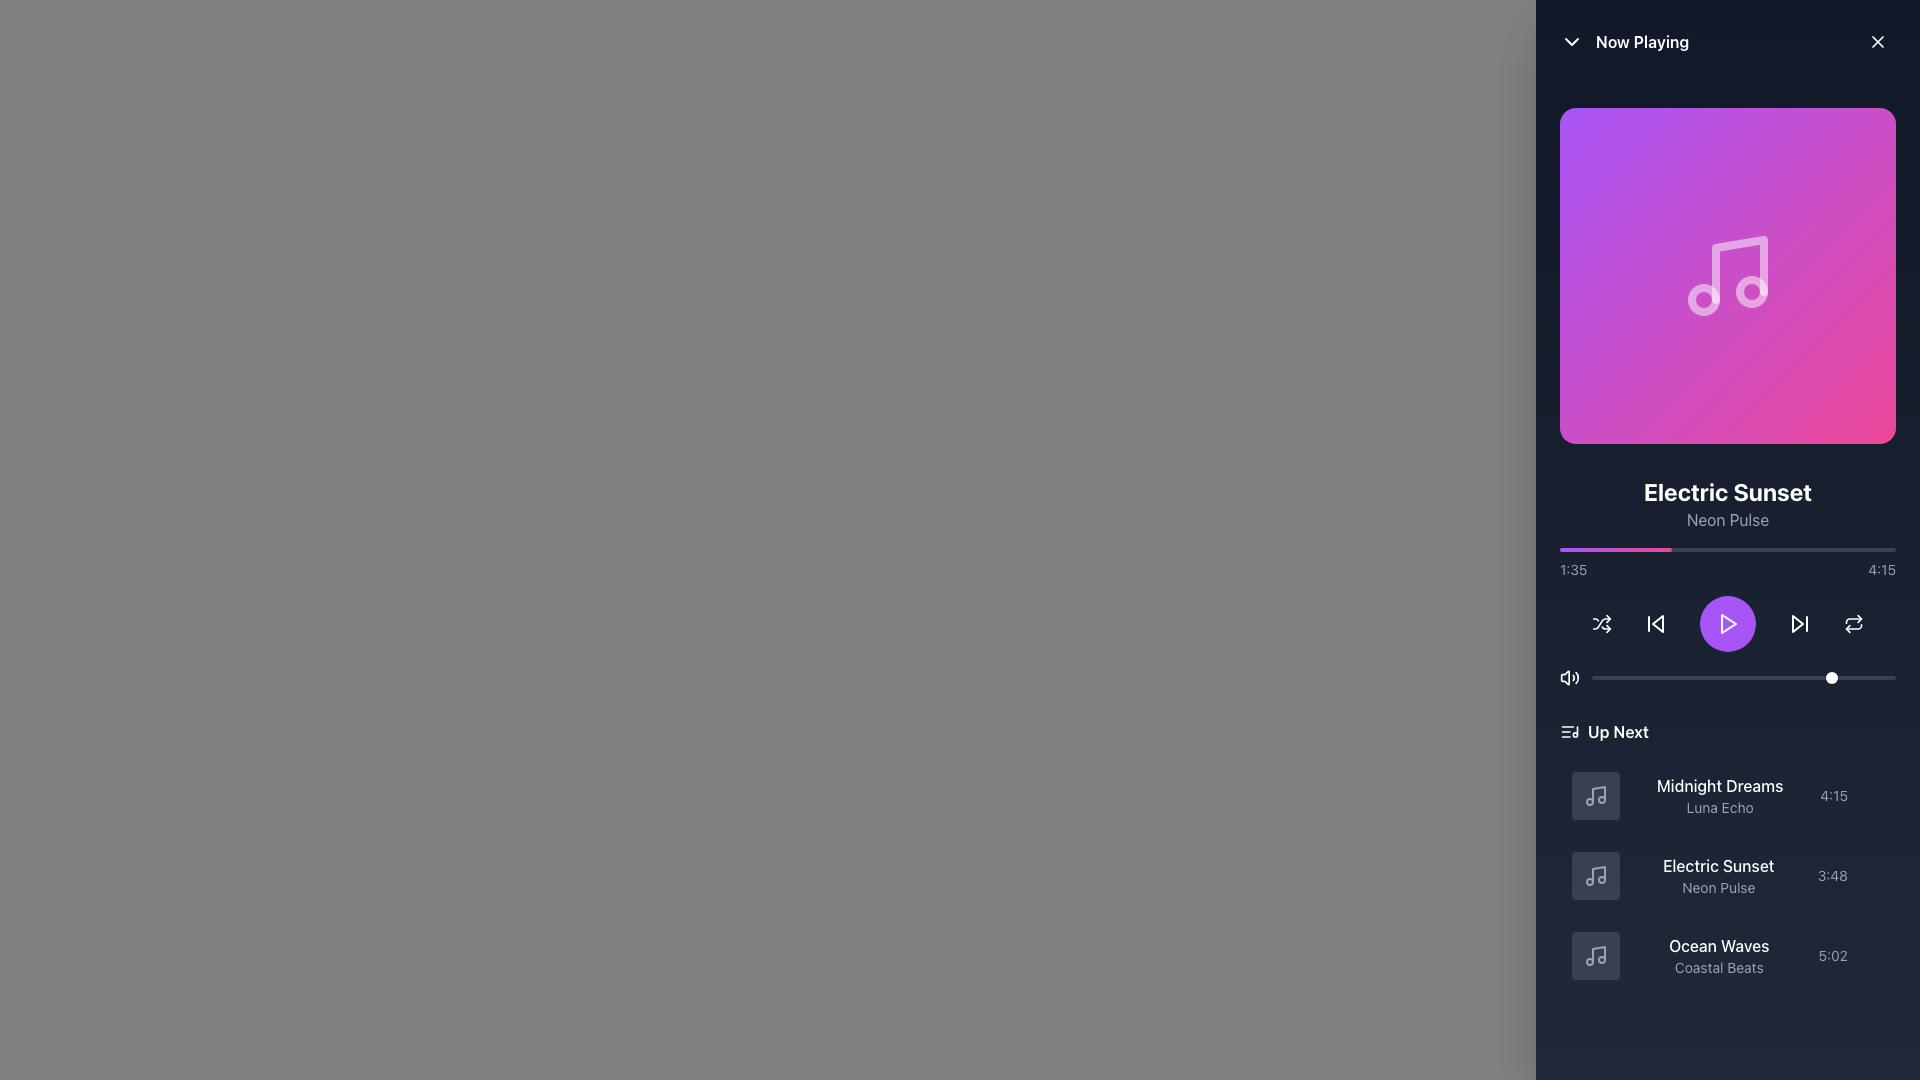 The image size is (1920, 1080). What do you see at coordinates (1727, 874) in the screenshot?
I see `the audio track 'Electric Sunset' in the sidebar panel under the 'Up Next' section` at bounding box center [1727, 874].